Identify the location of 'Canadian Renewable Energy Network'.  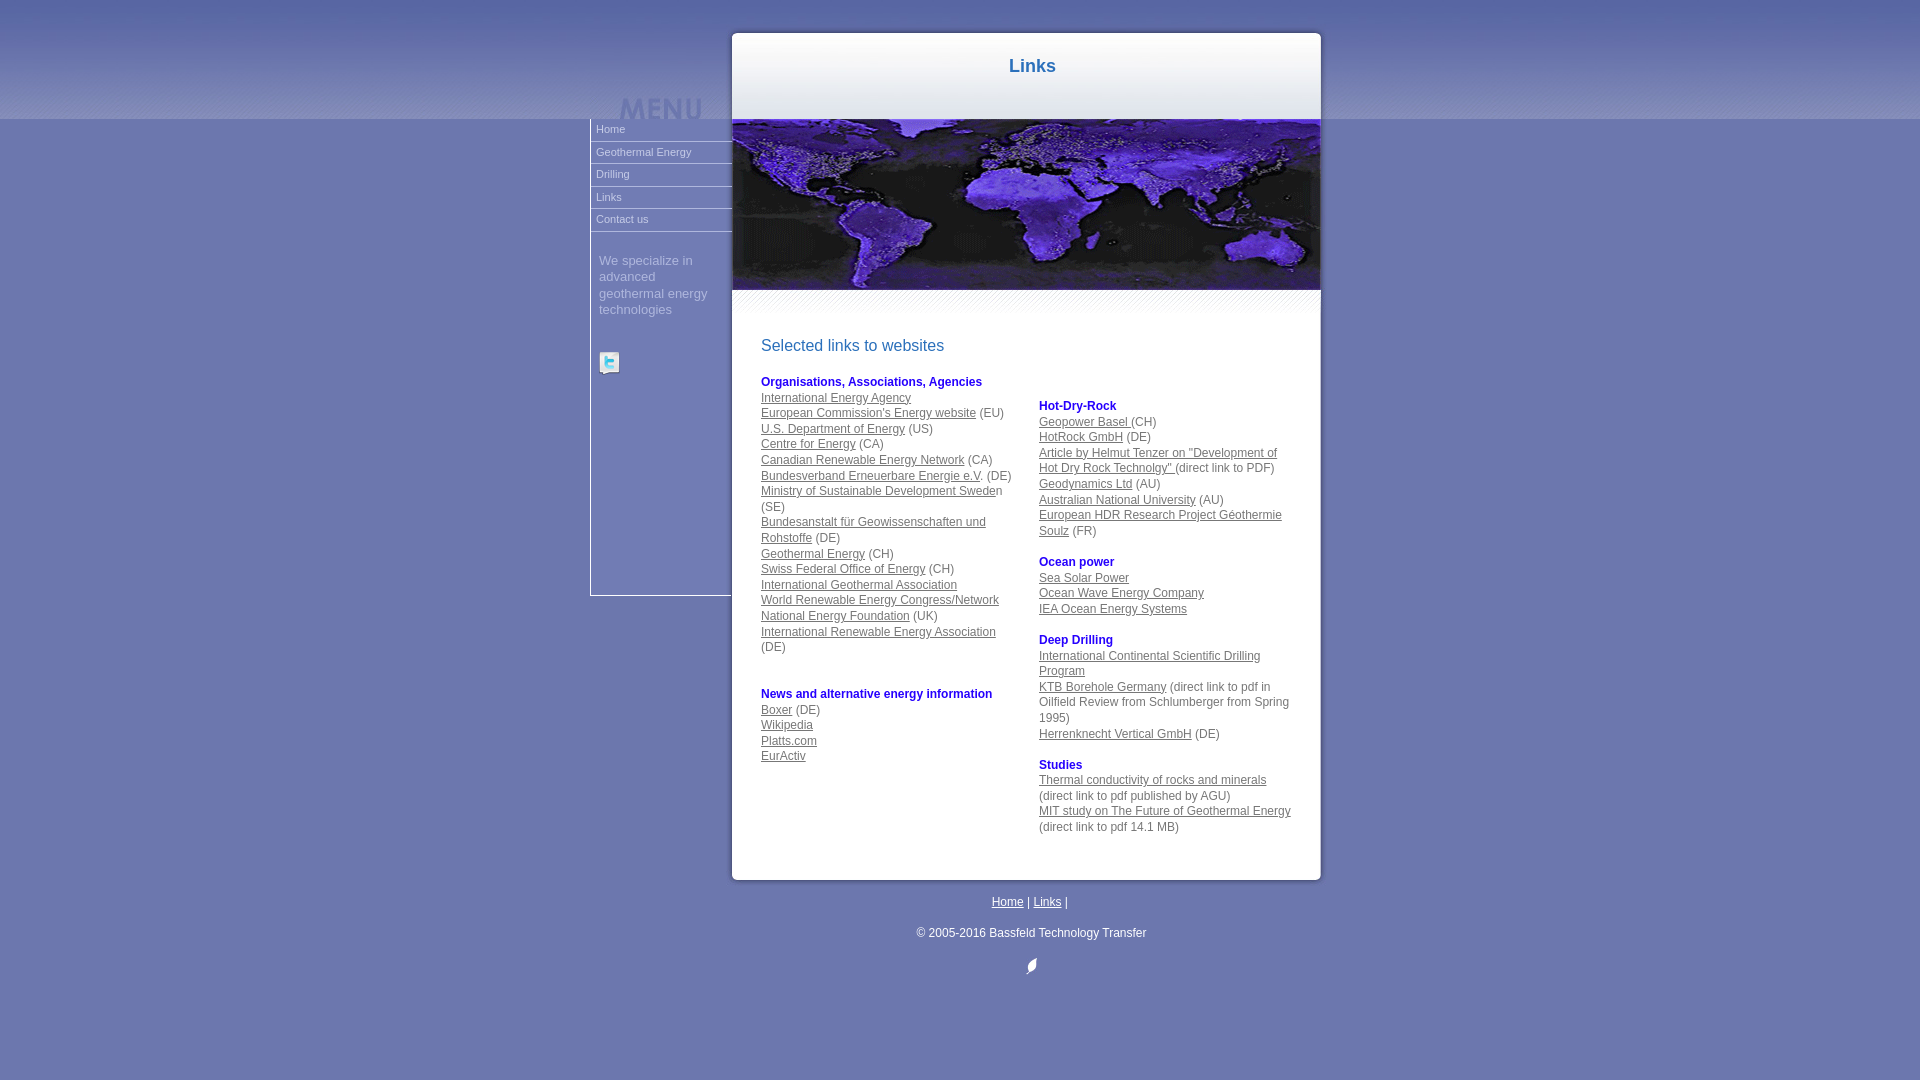
(862, 459).